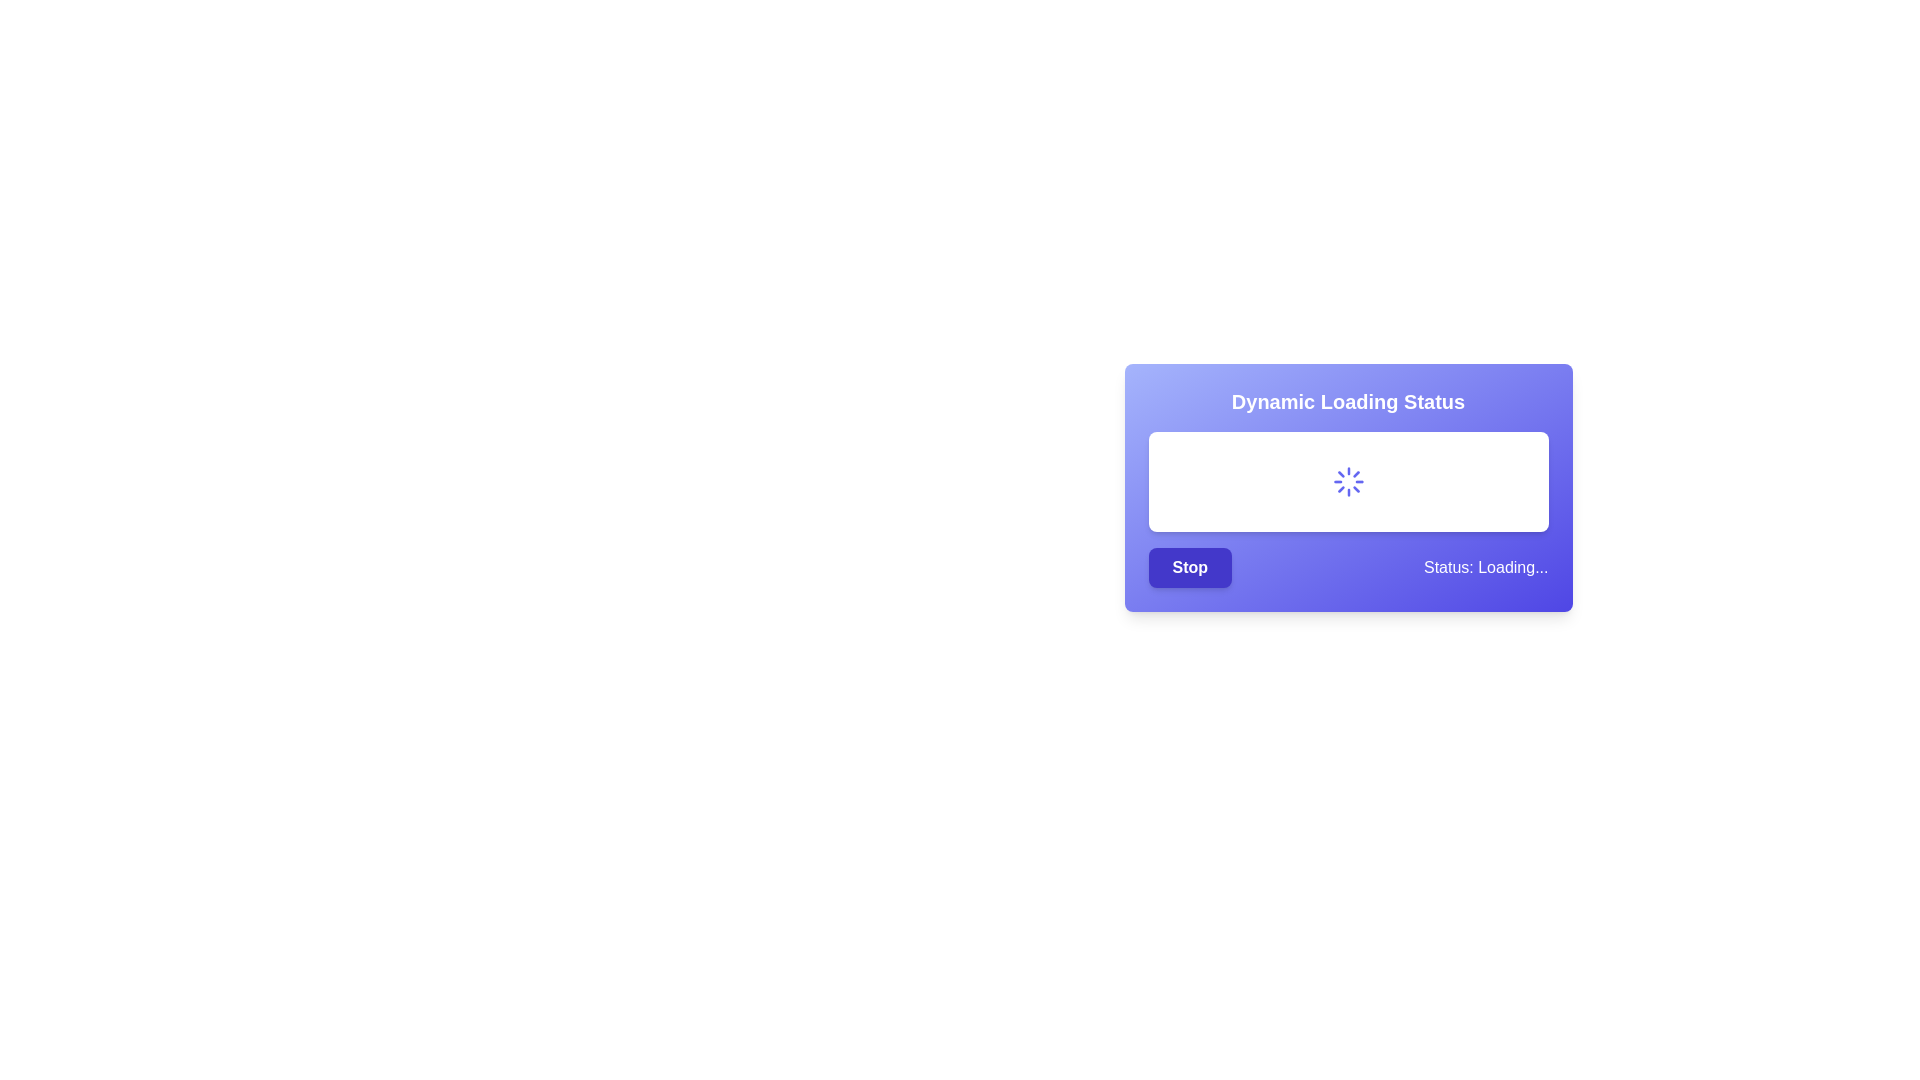 This screenshot has width=1920, height=1080. I want to click on the Loading Indicator Panel, which features a gradient background and contains a centered animated loader icon, with the title 'Dynamic Loading Status' at the top and 'Status: Loading...' at the bottom, so click(1348, 488).